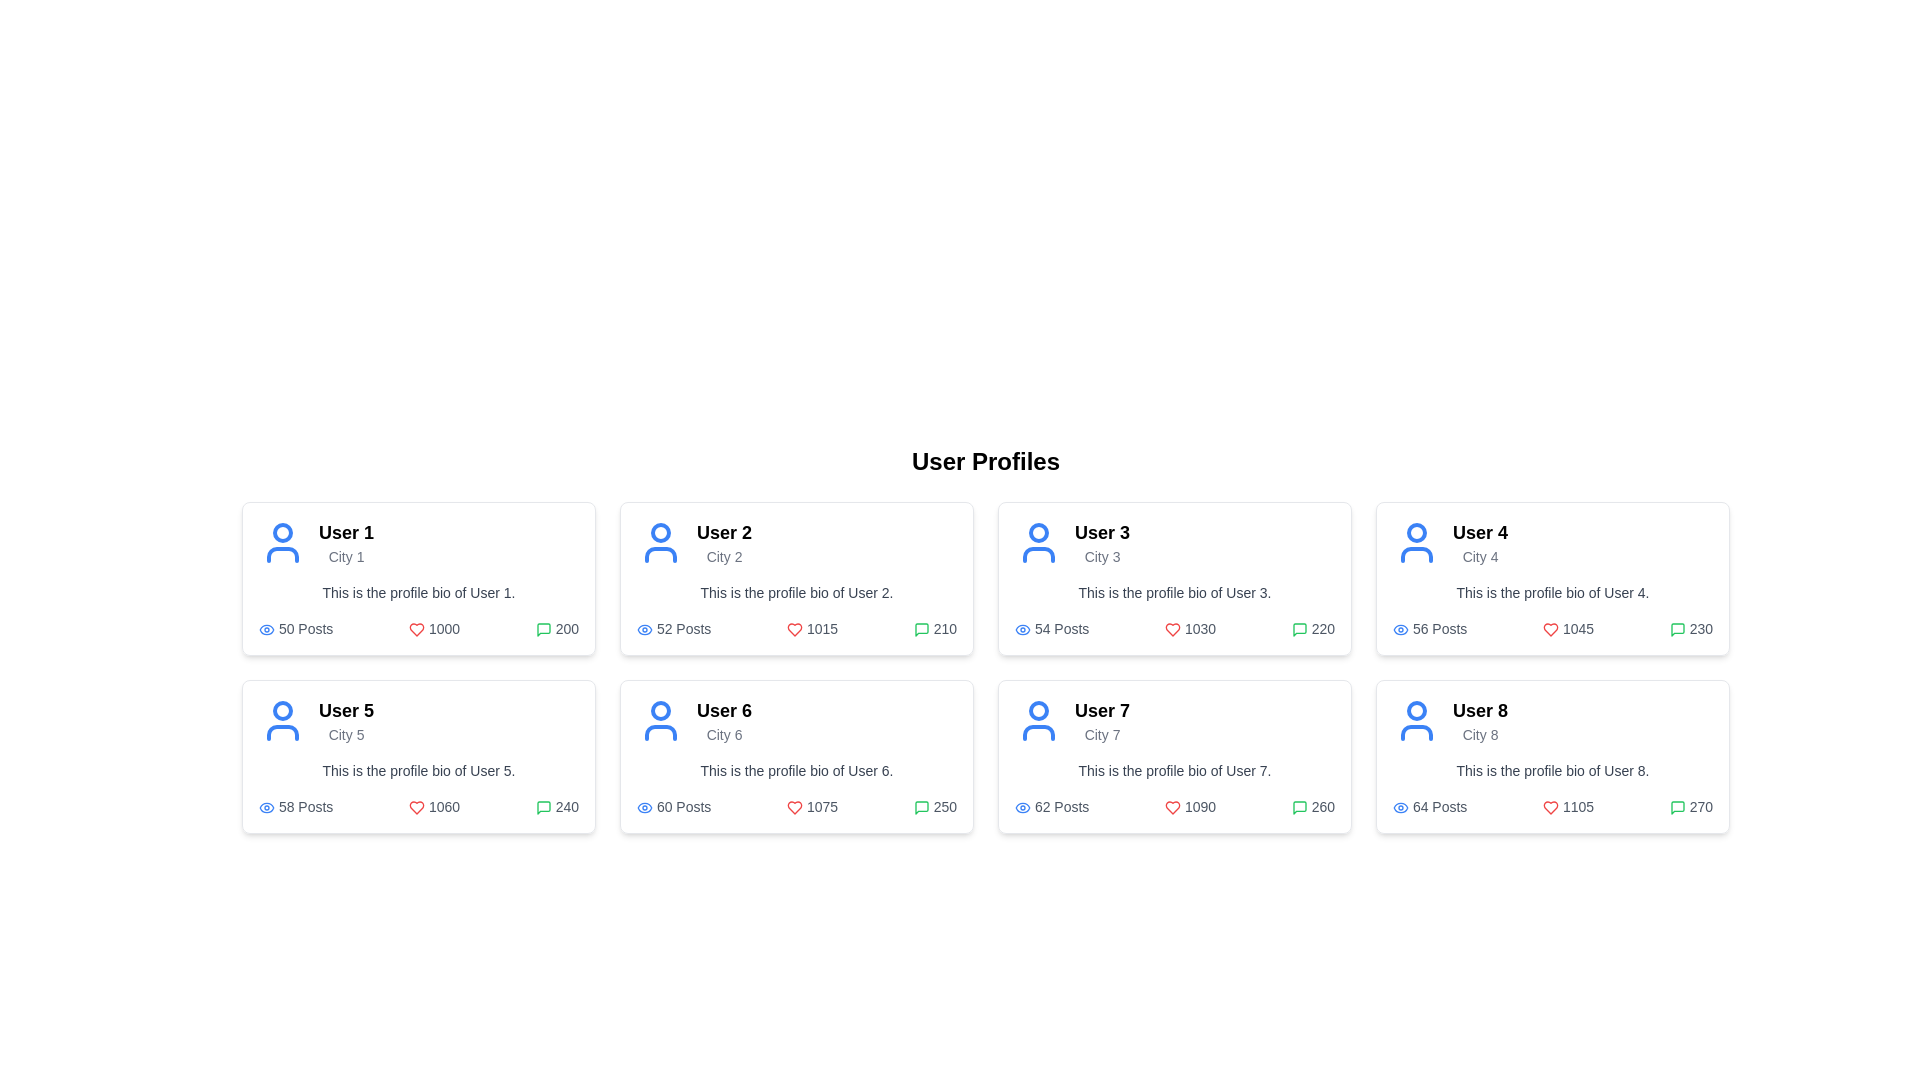  I want to click on text label displaying 'City 6', which is located below the username 'User 6' in the user profile section, so click(723, 735).